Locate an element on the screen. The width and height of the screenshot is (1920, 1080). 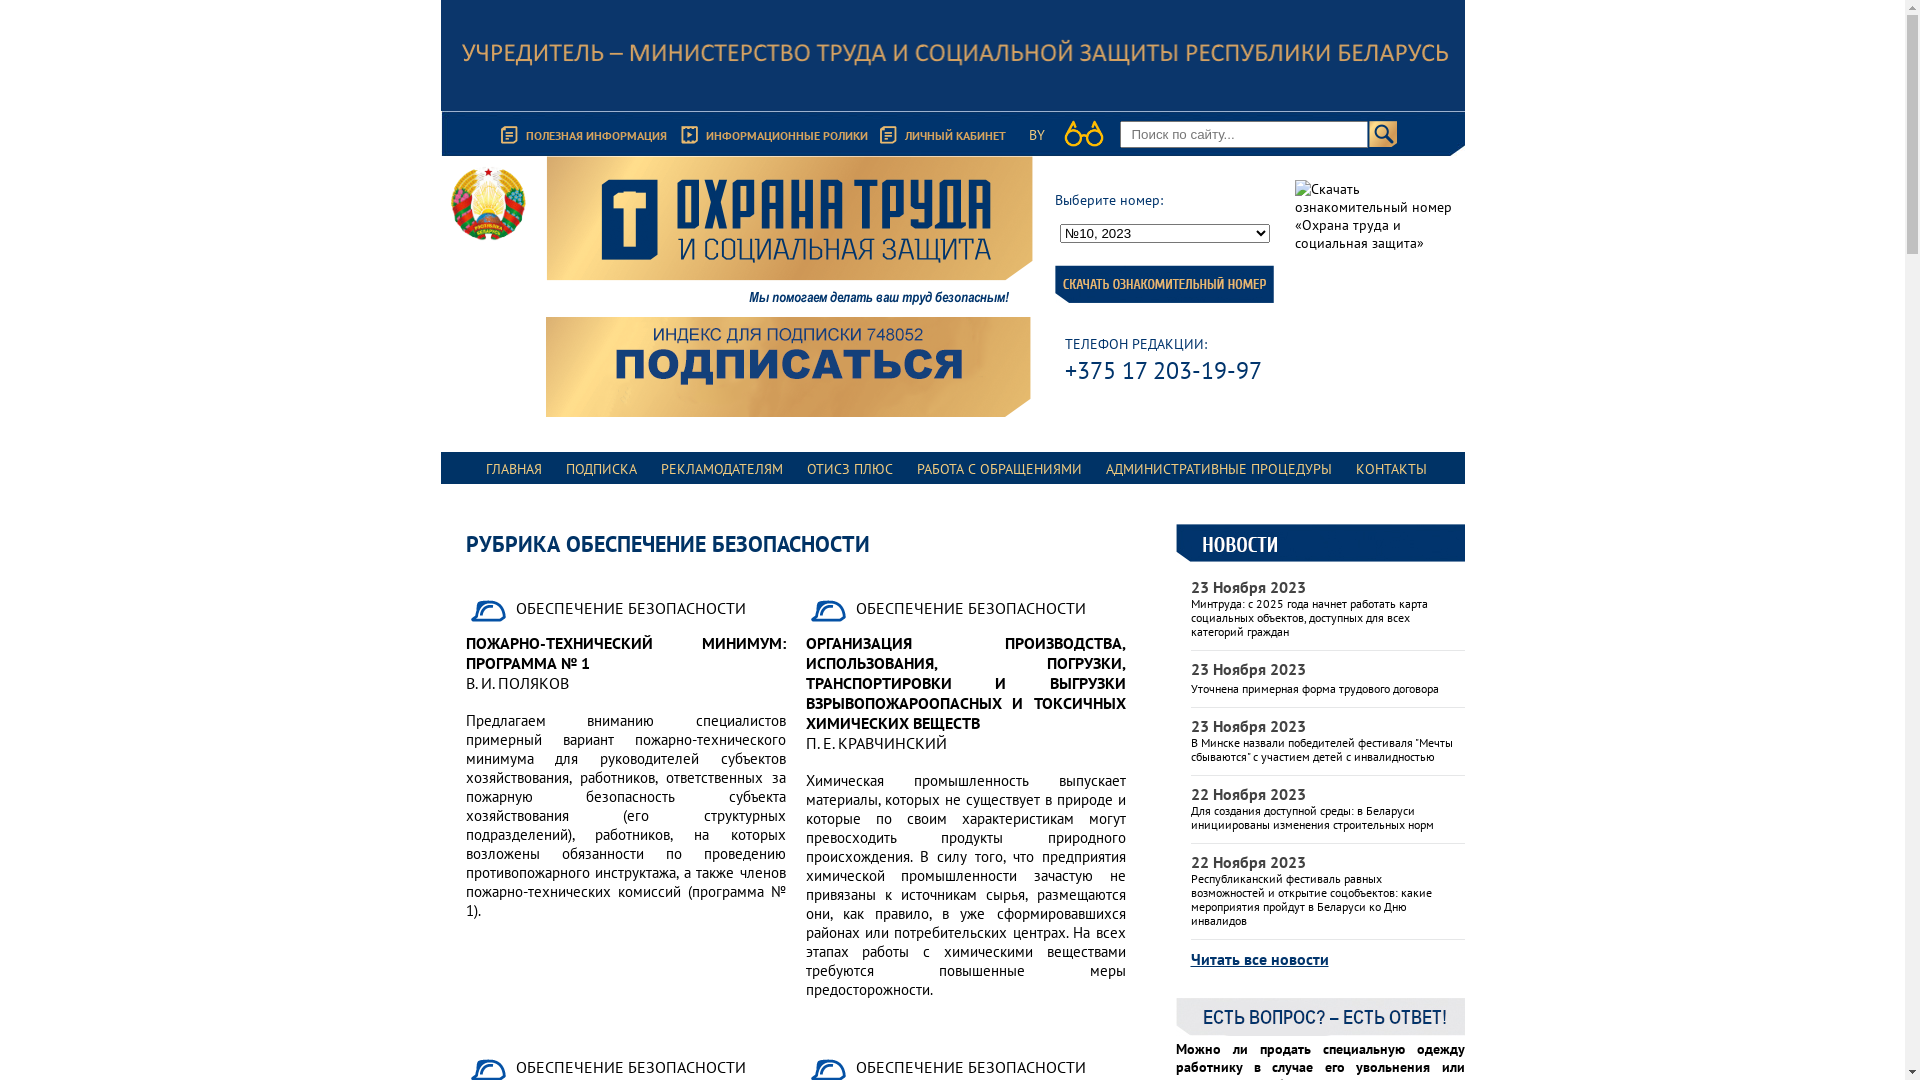
'BY' is located at coordinates (1036, 135).